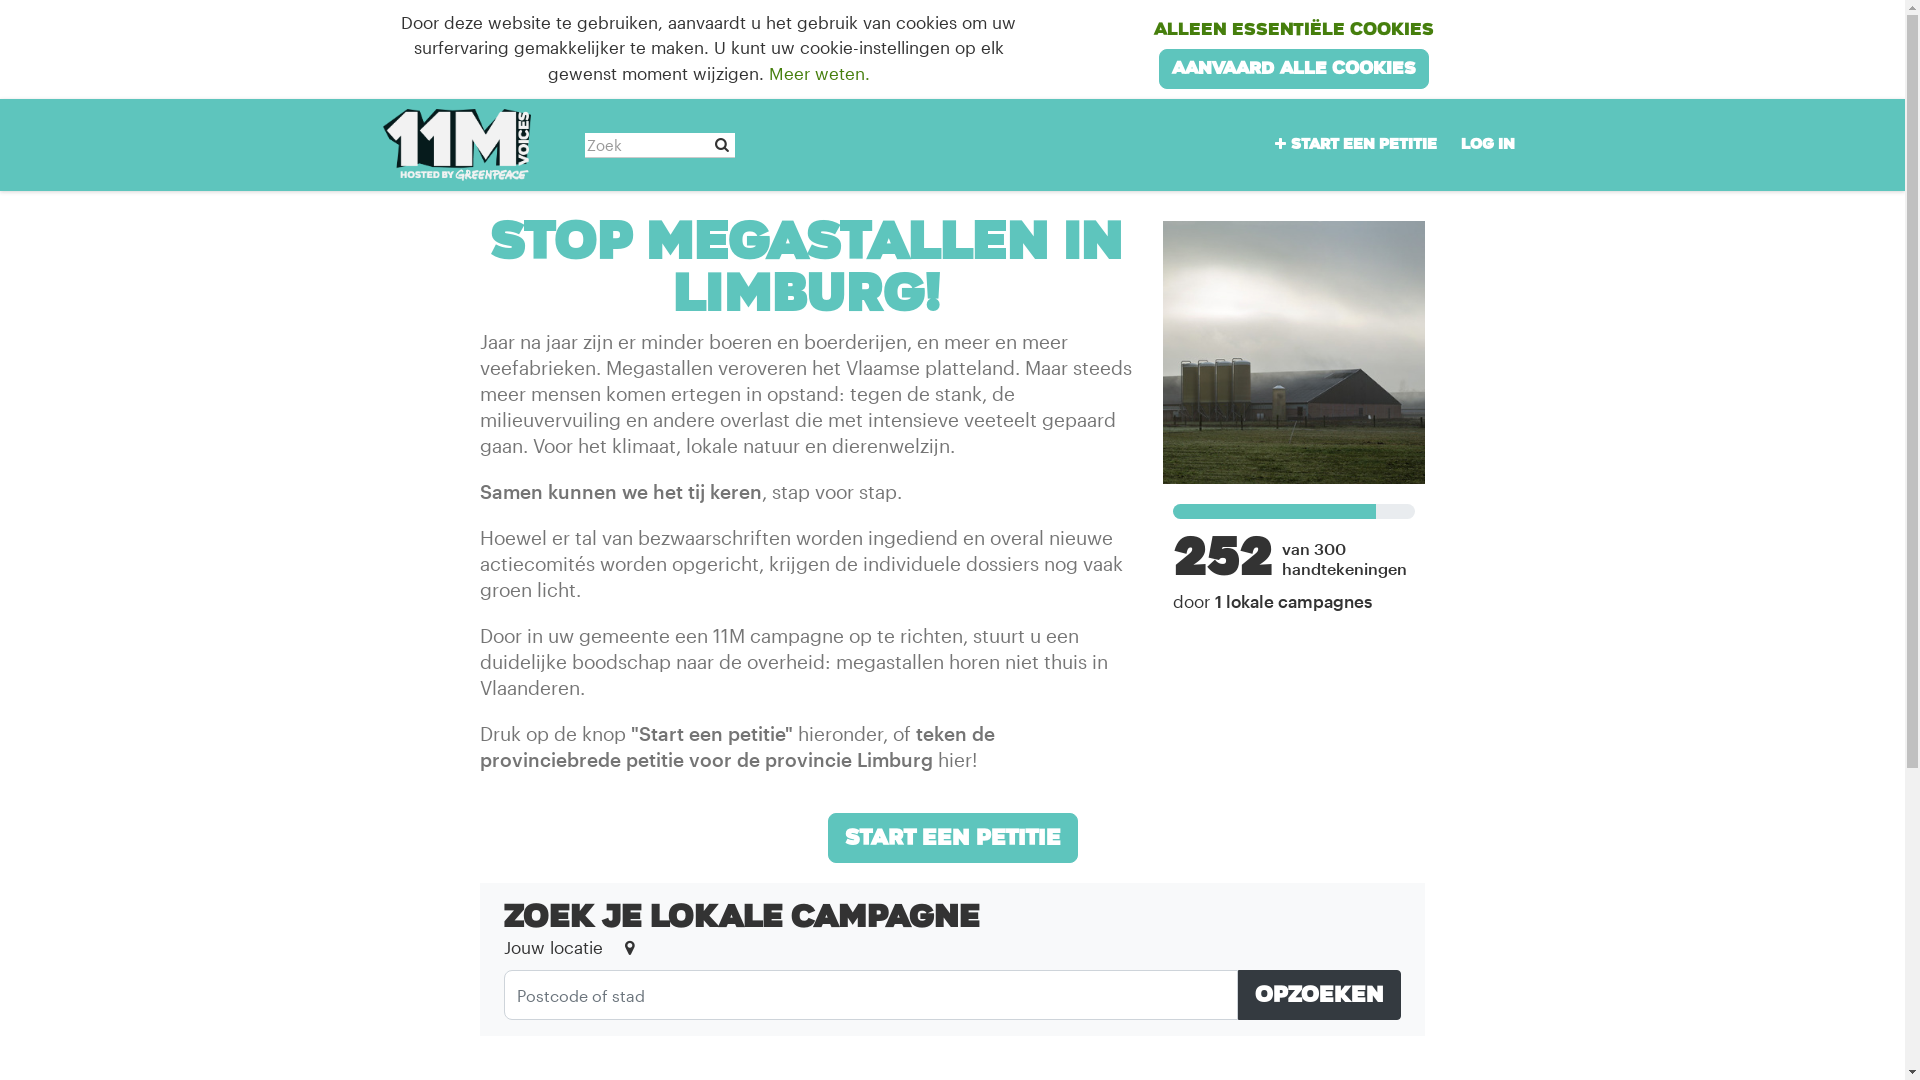  Describe the element at coordinates (1261, 143) in the screenshot. I see `'START EEN PETITIE'` at that location.